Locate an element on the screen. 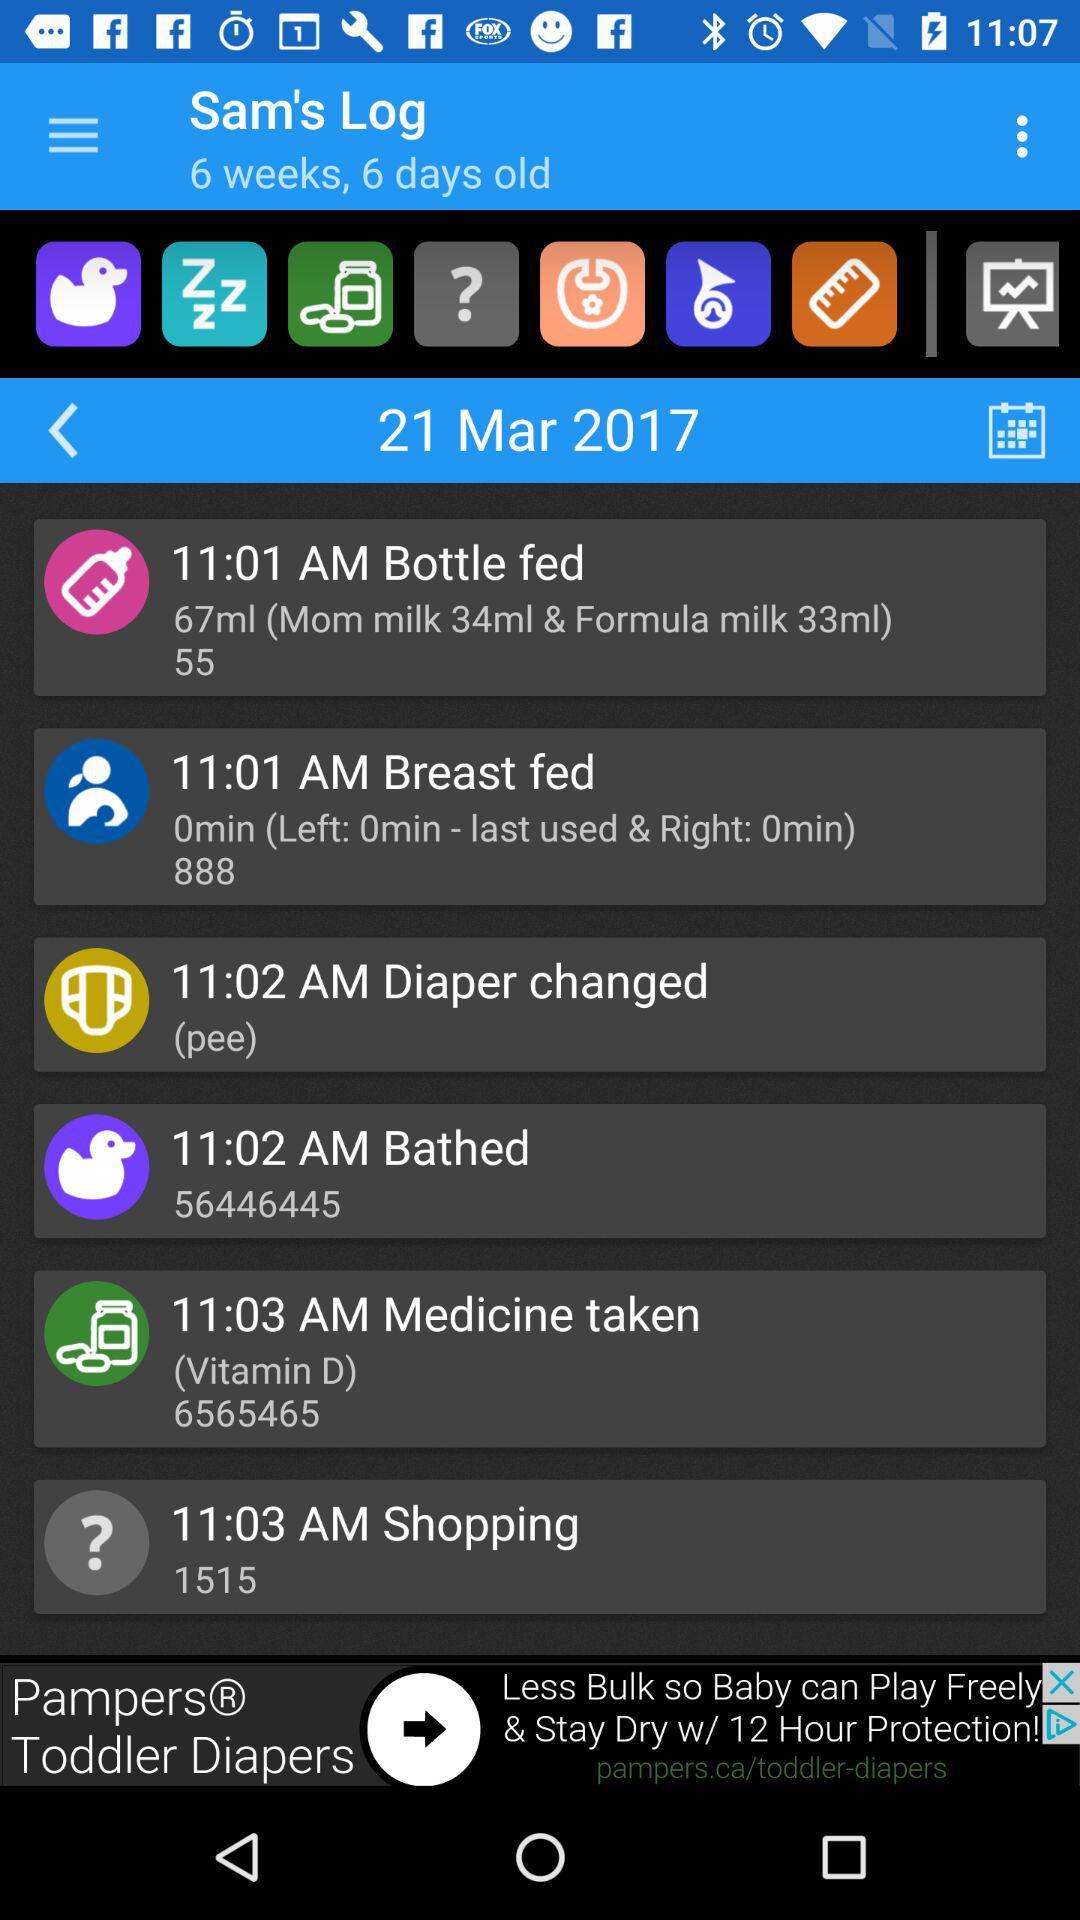 The image size is (1080, 1920). bath time option is located at coordinates (87, 292).